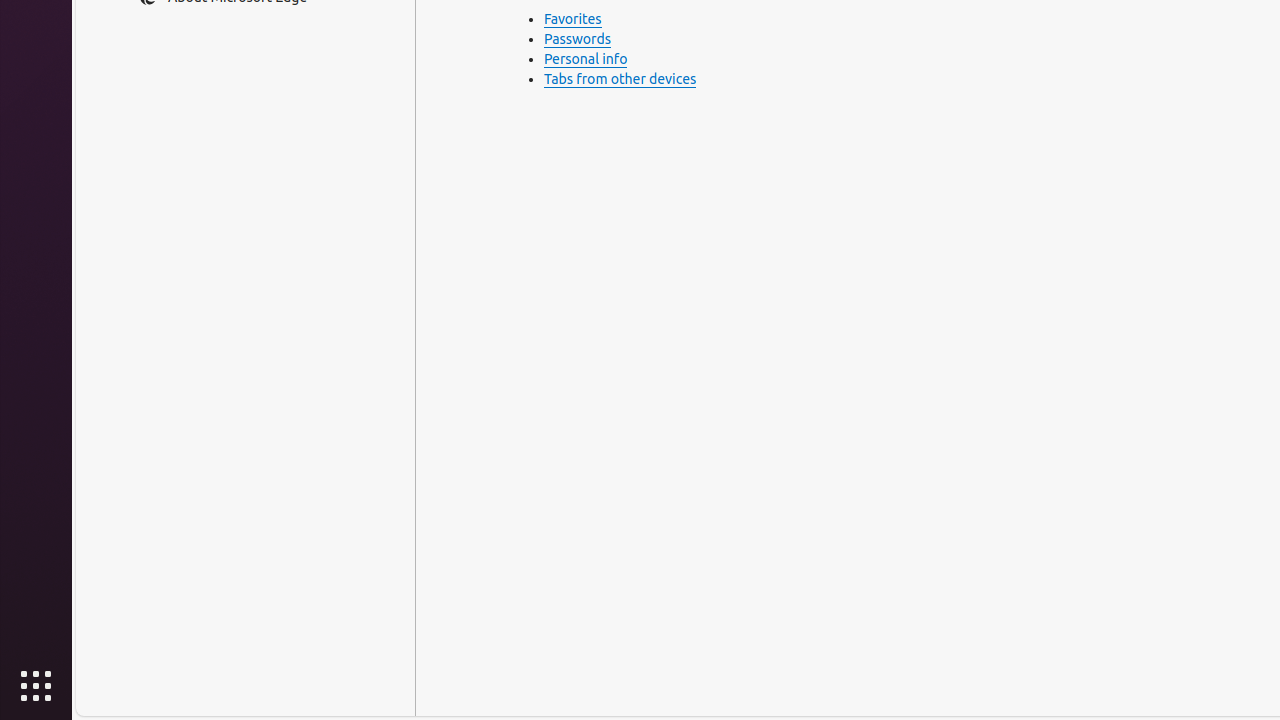 The image size is (1280, 720). Describe the element at coordinates (619, 78) in the screenshot. I see `'Tabs from other devices'` at that location.